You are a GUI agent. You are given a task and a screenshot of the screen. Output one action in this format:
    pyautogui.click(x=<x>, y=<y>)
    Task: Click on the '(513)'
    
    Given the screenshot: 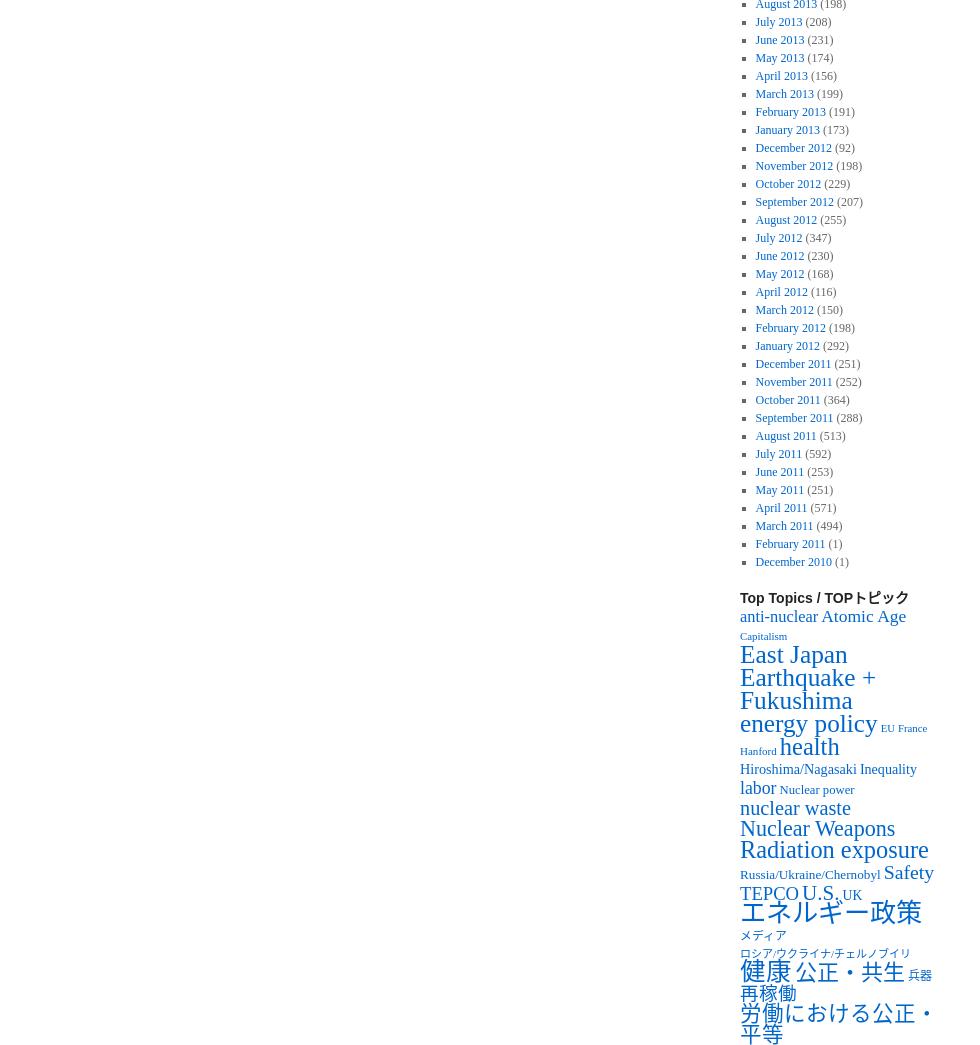 What is the action you would take?
    pyautogui.click(x=830, y=435)
    